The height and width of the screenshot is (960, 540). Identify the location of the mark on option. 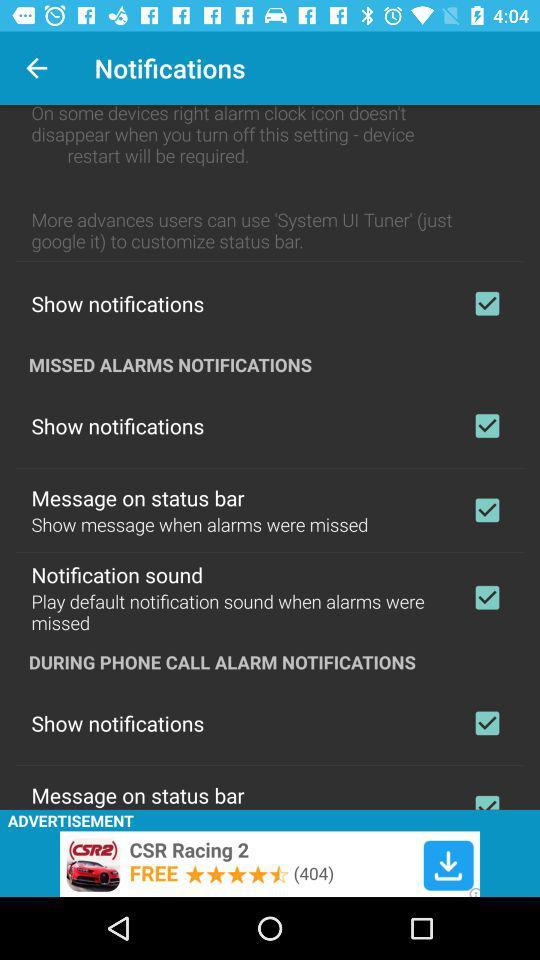
(486, 722).